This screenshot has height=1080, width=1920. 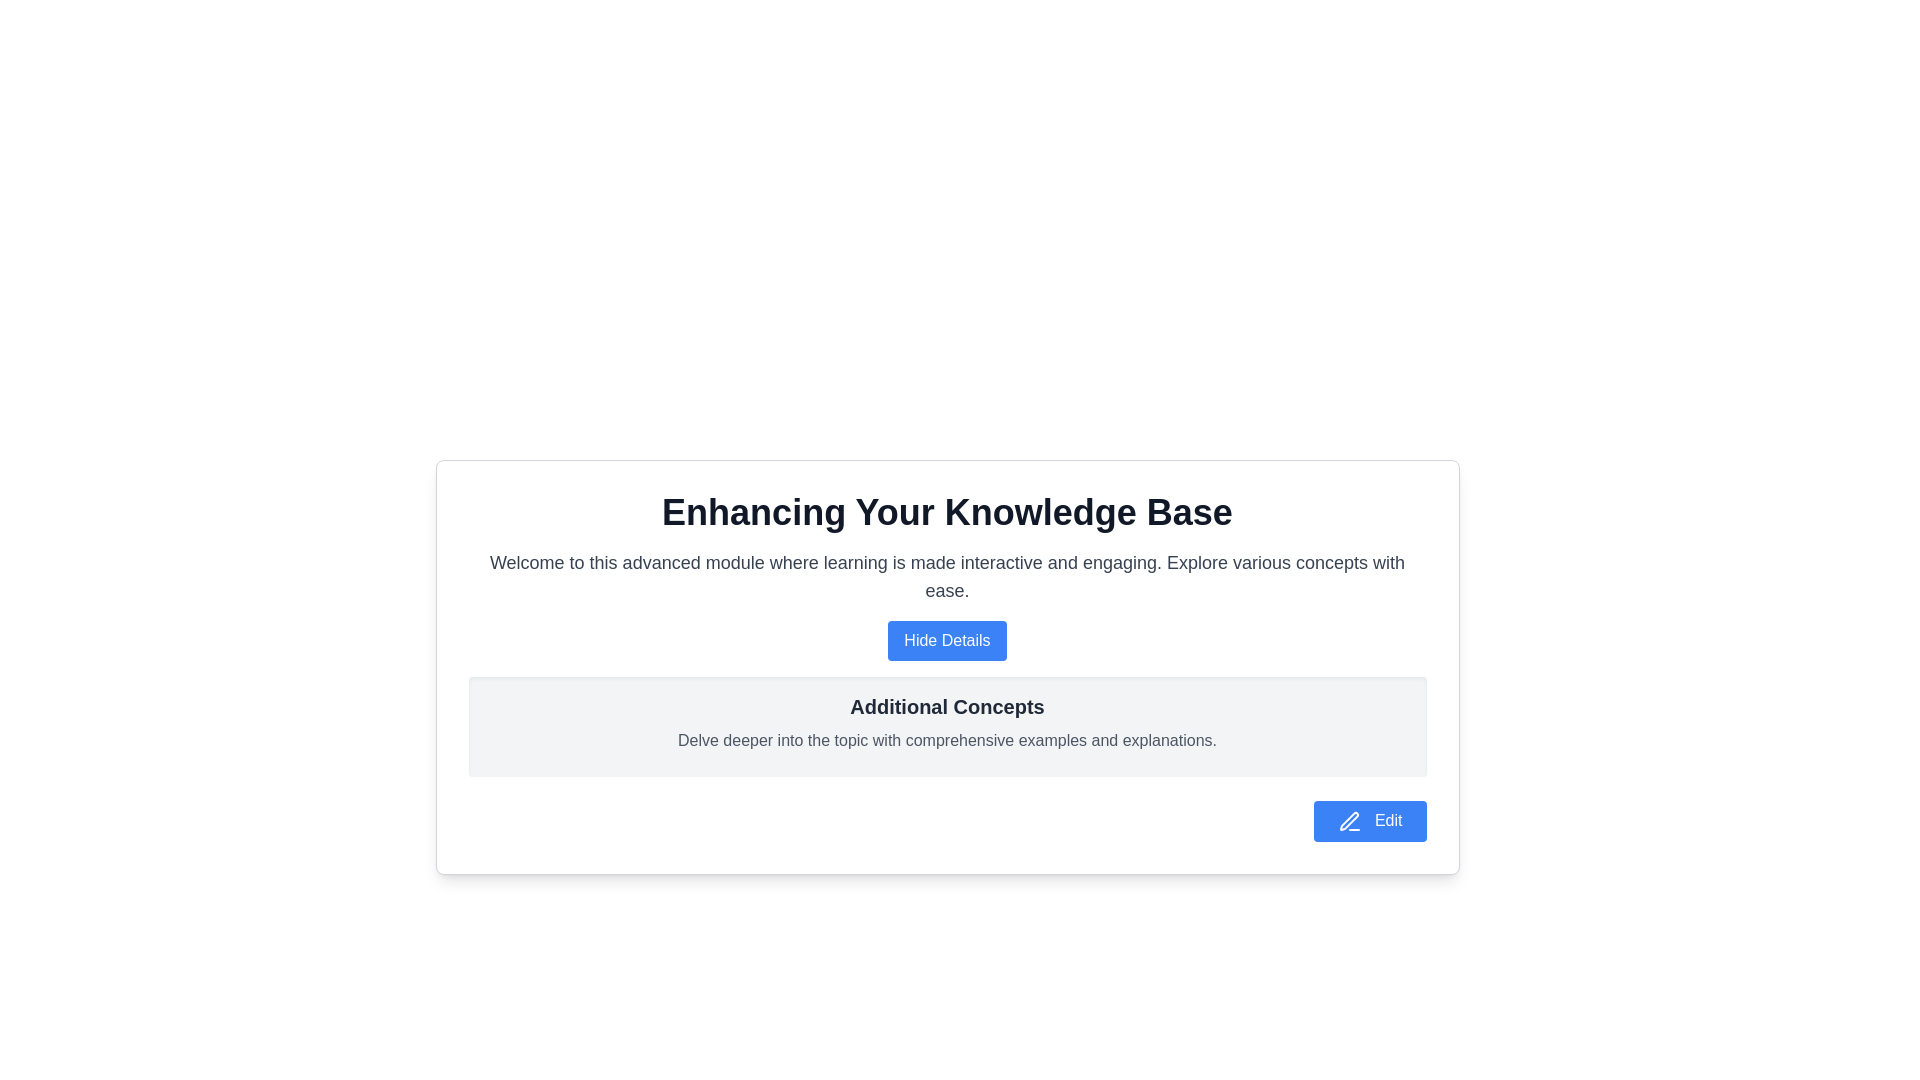 I want to click on the button located at the bottom-right corner of the 'Enhancing Your Knowledge Base' panel, so click(x=946, y=821).